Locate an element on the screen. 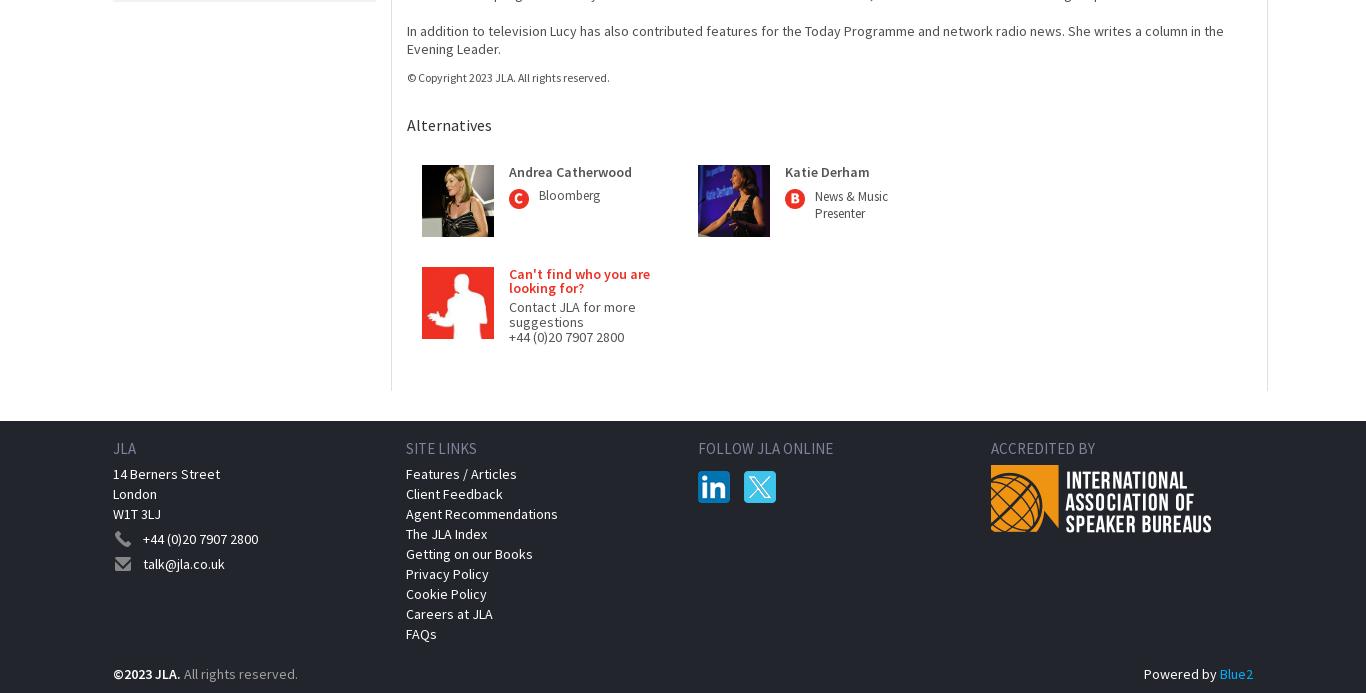 The height and width of the screenshot is (693, 1366). 'All rights reserved.' is located at coordinates (183, 673).